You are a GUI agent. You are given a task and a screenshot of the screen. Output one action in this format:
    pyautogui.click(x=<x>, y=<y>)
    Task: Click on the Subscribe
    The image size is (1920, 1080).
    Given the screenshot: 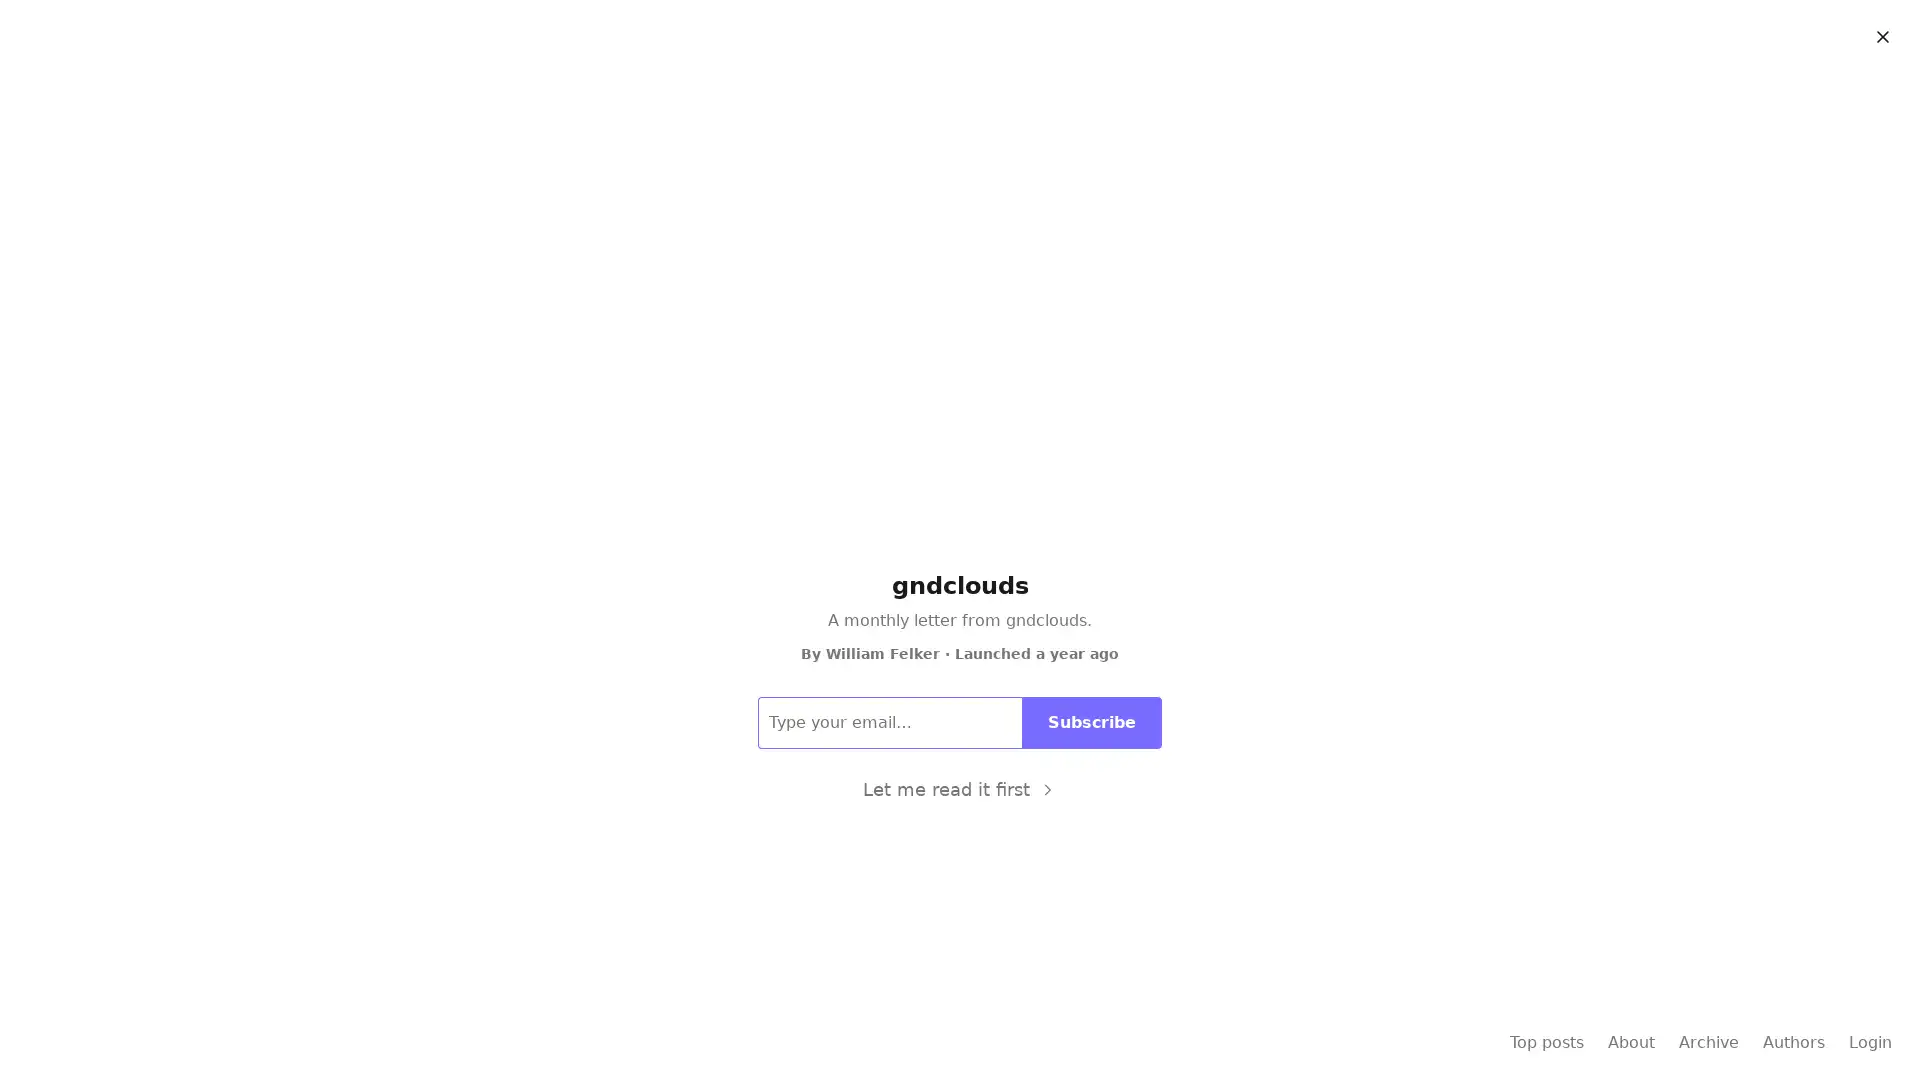 What is the action you would take?
    pyautogui.click(x=1091, y=721)
    